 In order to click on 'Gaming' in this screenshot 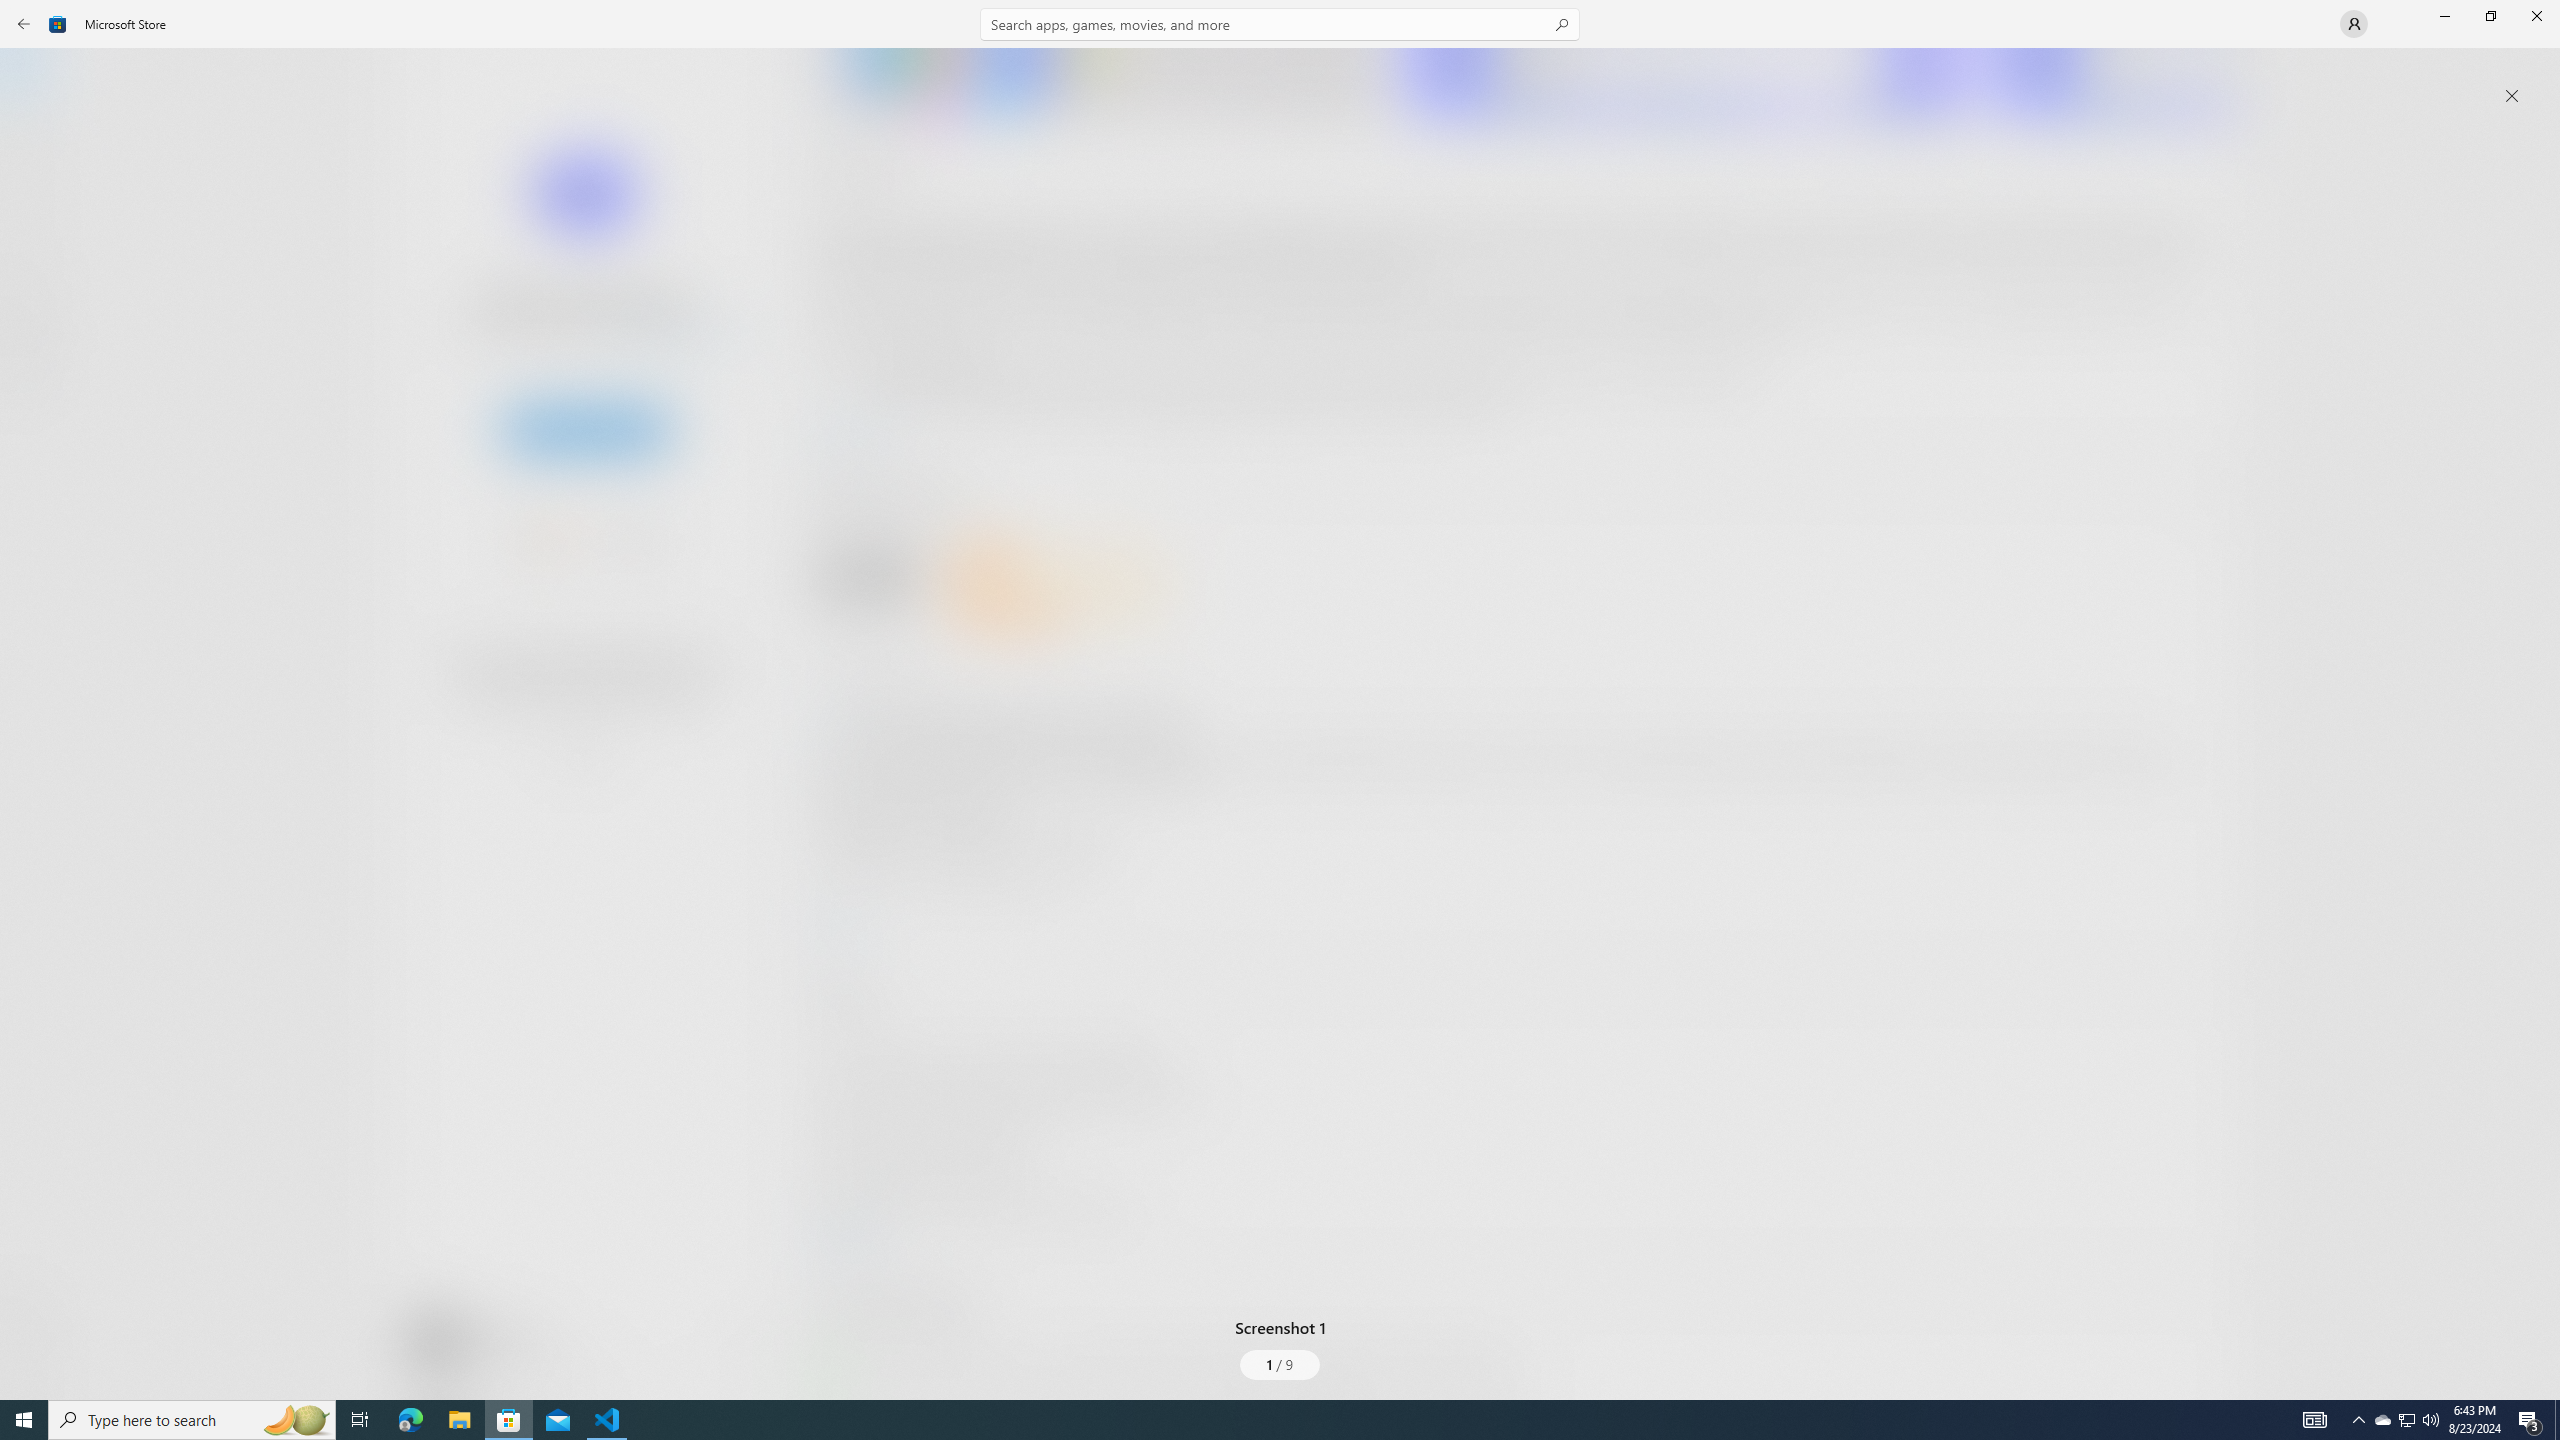, I will do `click(34, 202)`.